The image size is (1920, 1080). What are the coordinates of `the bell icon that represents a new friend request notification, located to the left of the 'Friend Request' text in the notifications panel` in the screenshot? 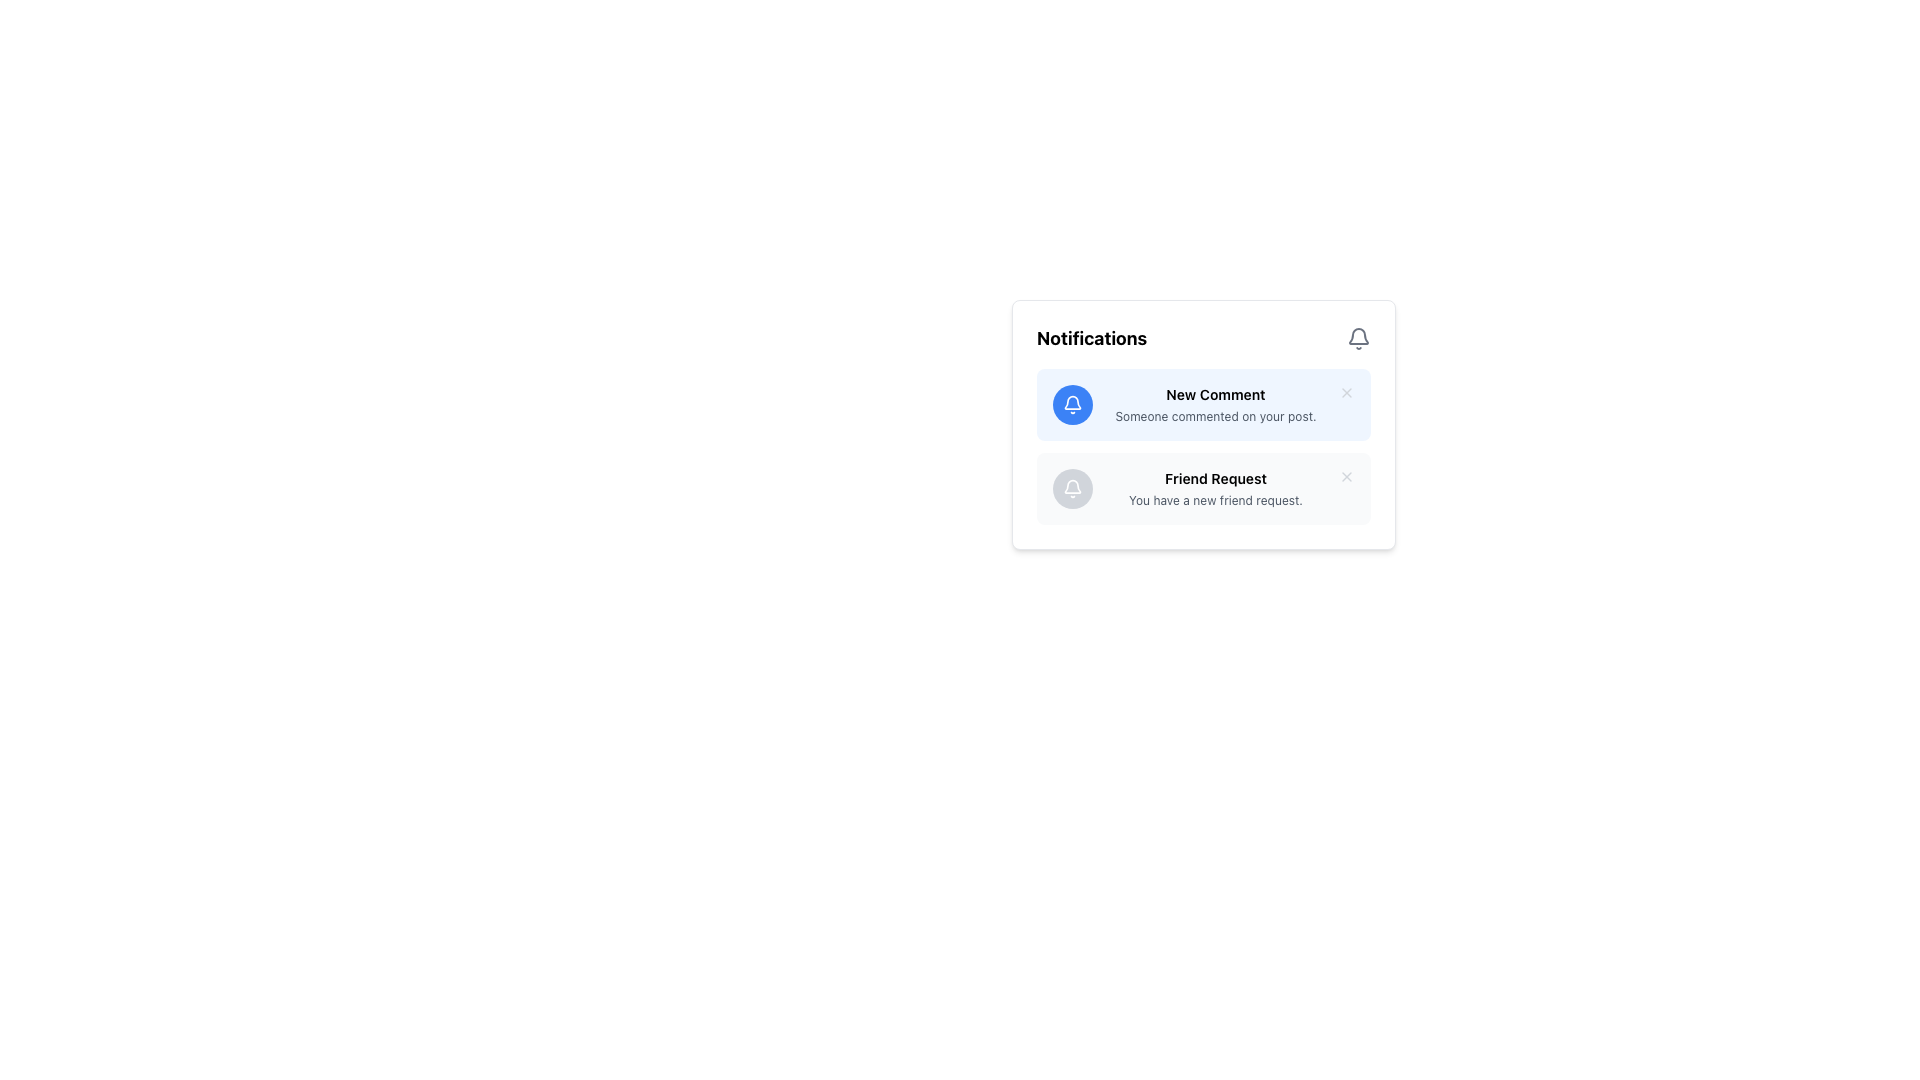 It's located at (1072, 489).